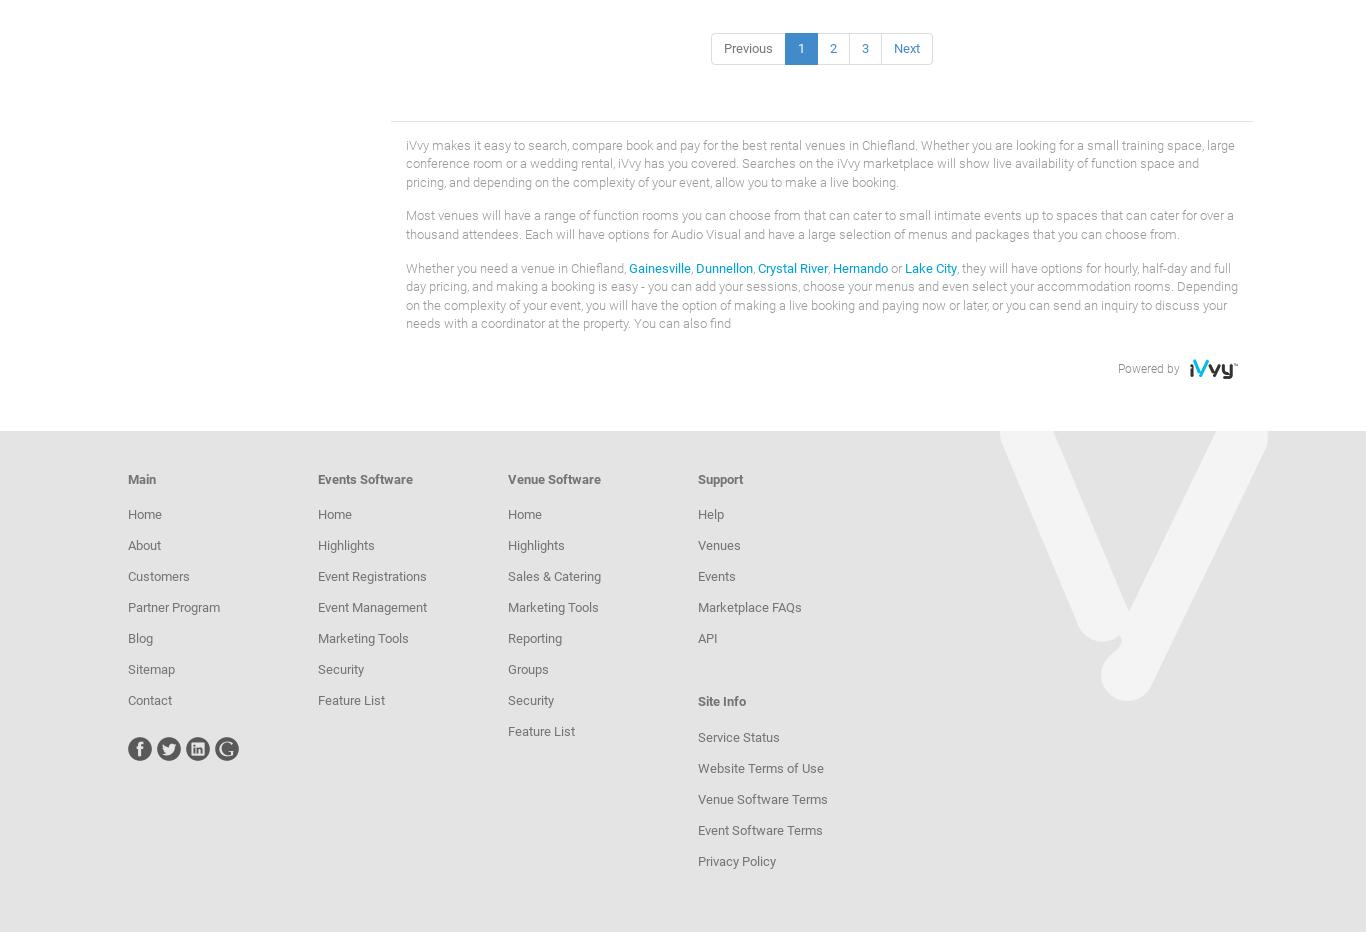 This screenshot has width=1366, height=932. What do you see at coordinates (126, 669) in the screenshot?
I see `'Sitemap'` at bounding box center [126, 669].